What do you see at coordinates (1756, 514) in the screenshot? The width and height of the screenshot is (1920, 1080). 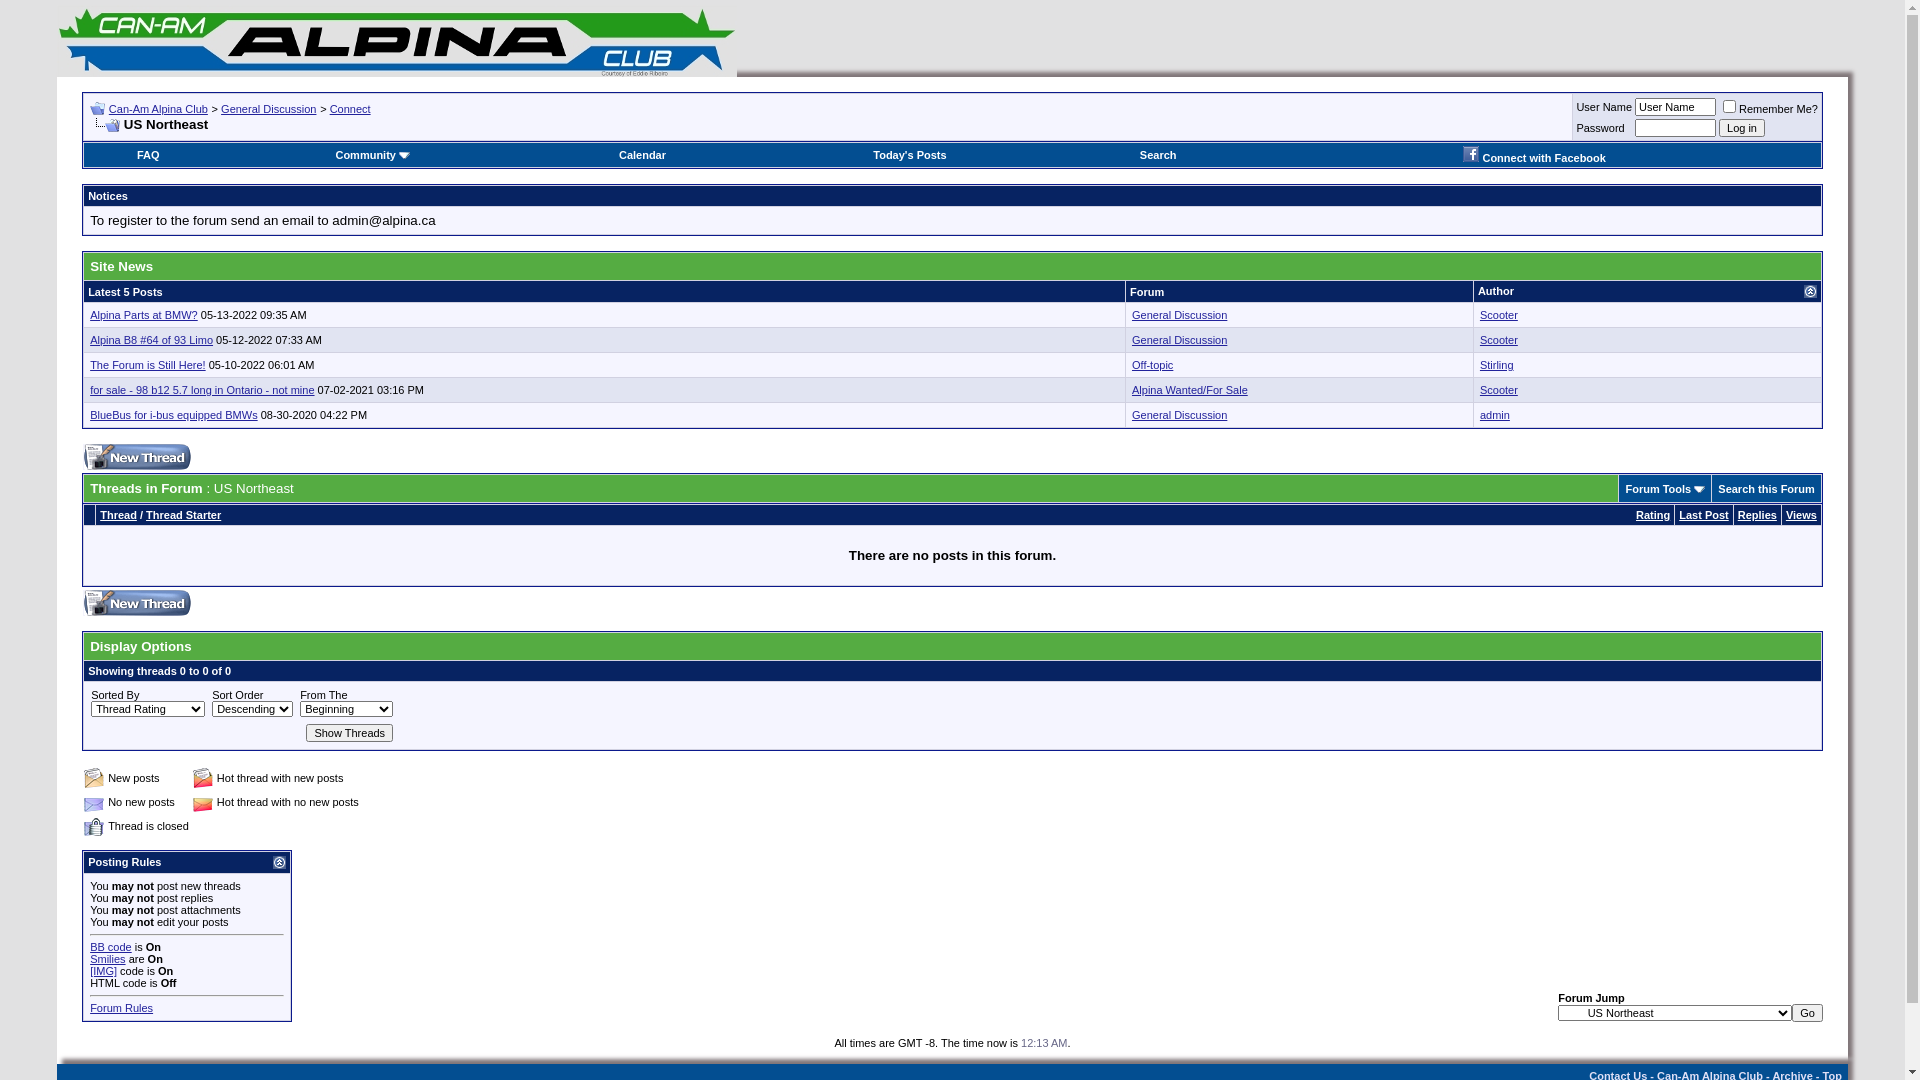 I see `'Replies'` at bounding box center [1756, 514].